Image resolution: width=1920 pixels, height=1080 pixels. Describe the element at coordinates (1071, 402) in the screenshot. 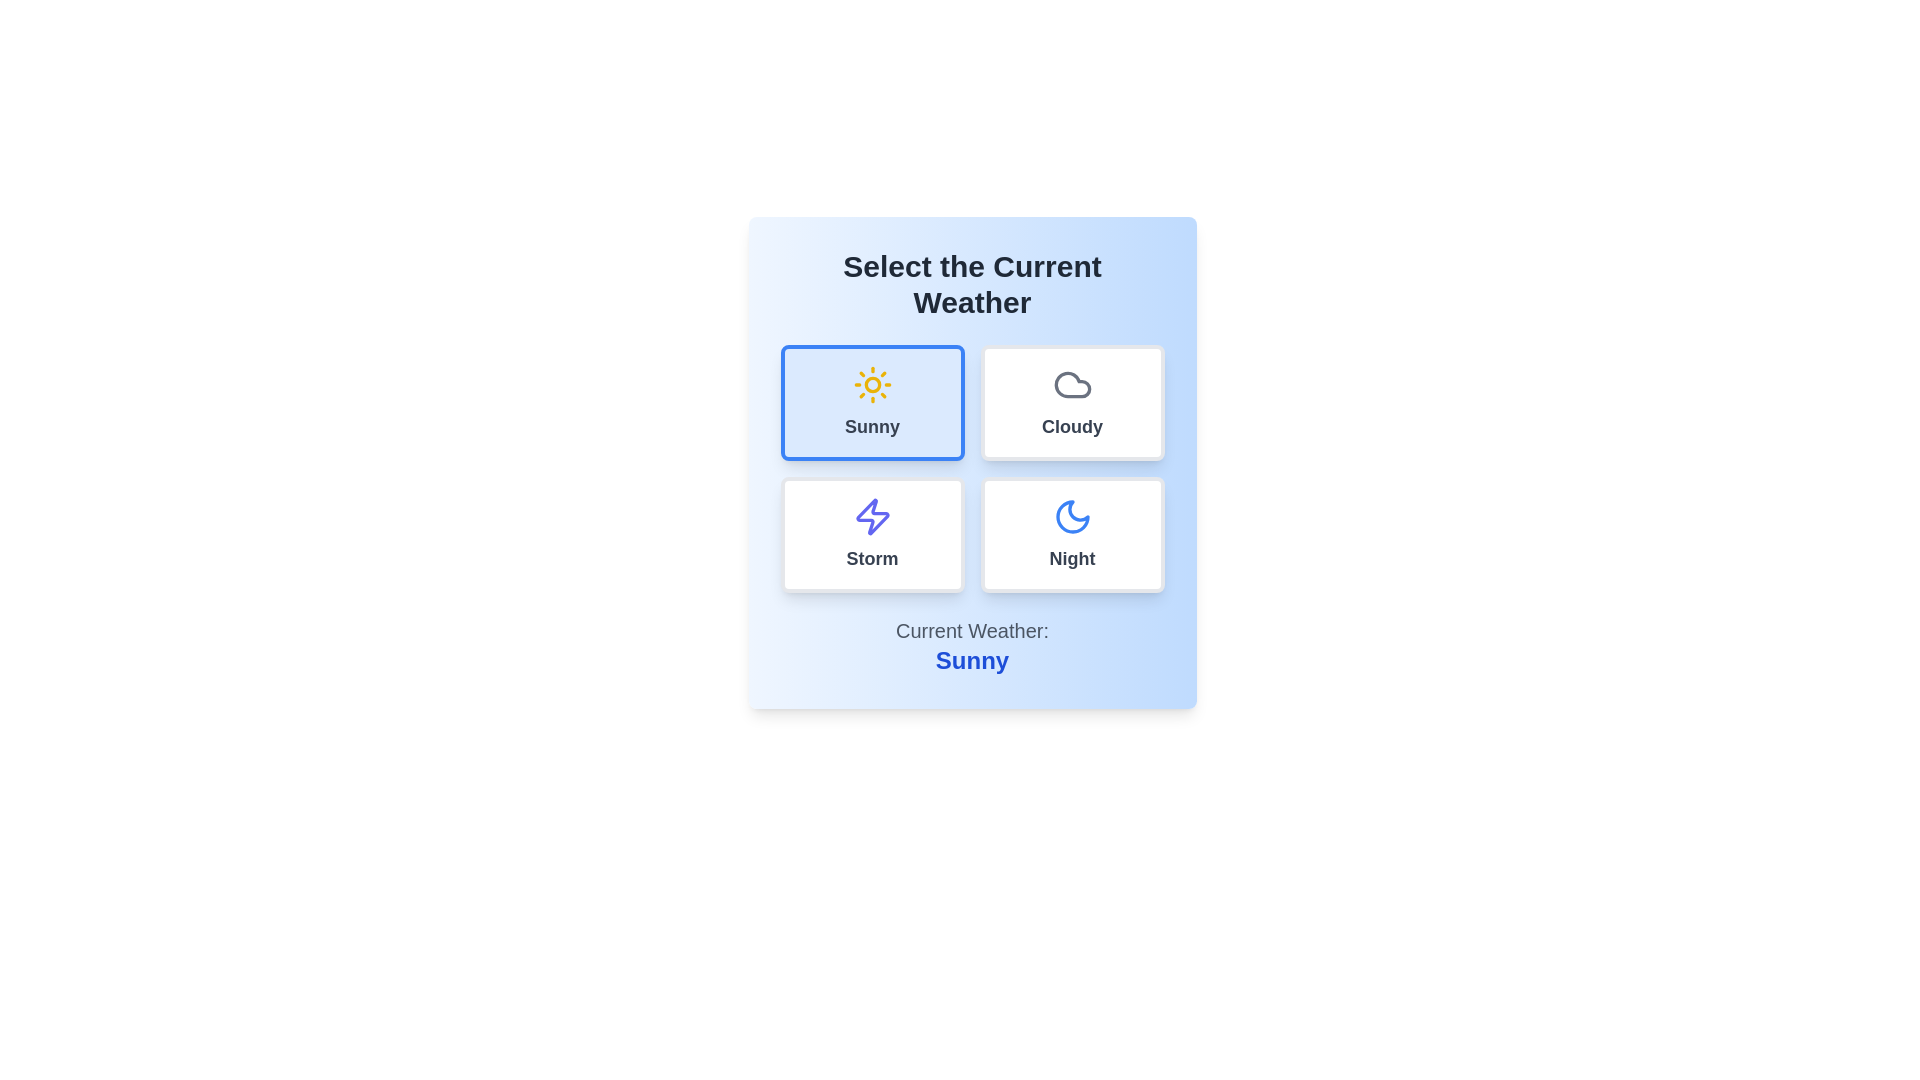

I see `the weather option Cloudy by clicking on the corresponding button` at that location.